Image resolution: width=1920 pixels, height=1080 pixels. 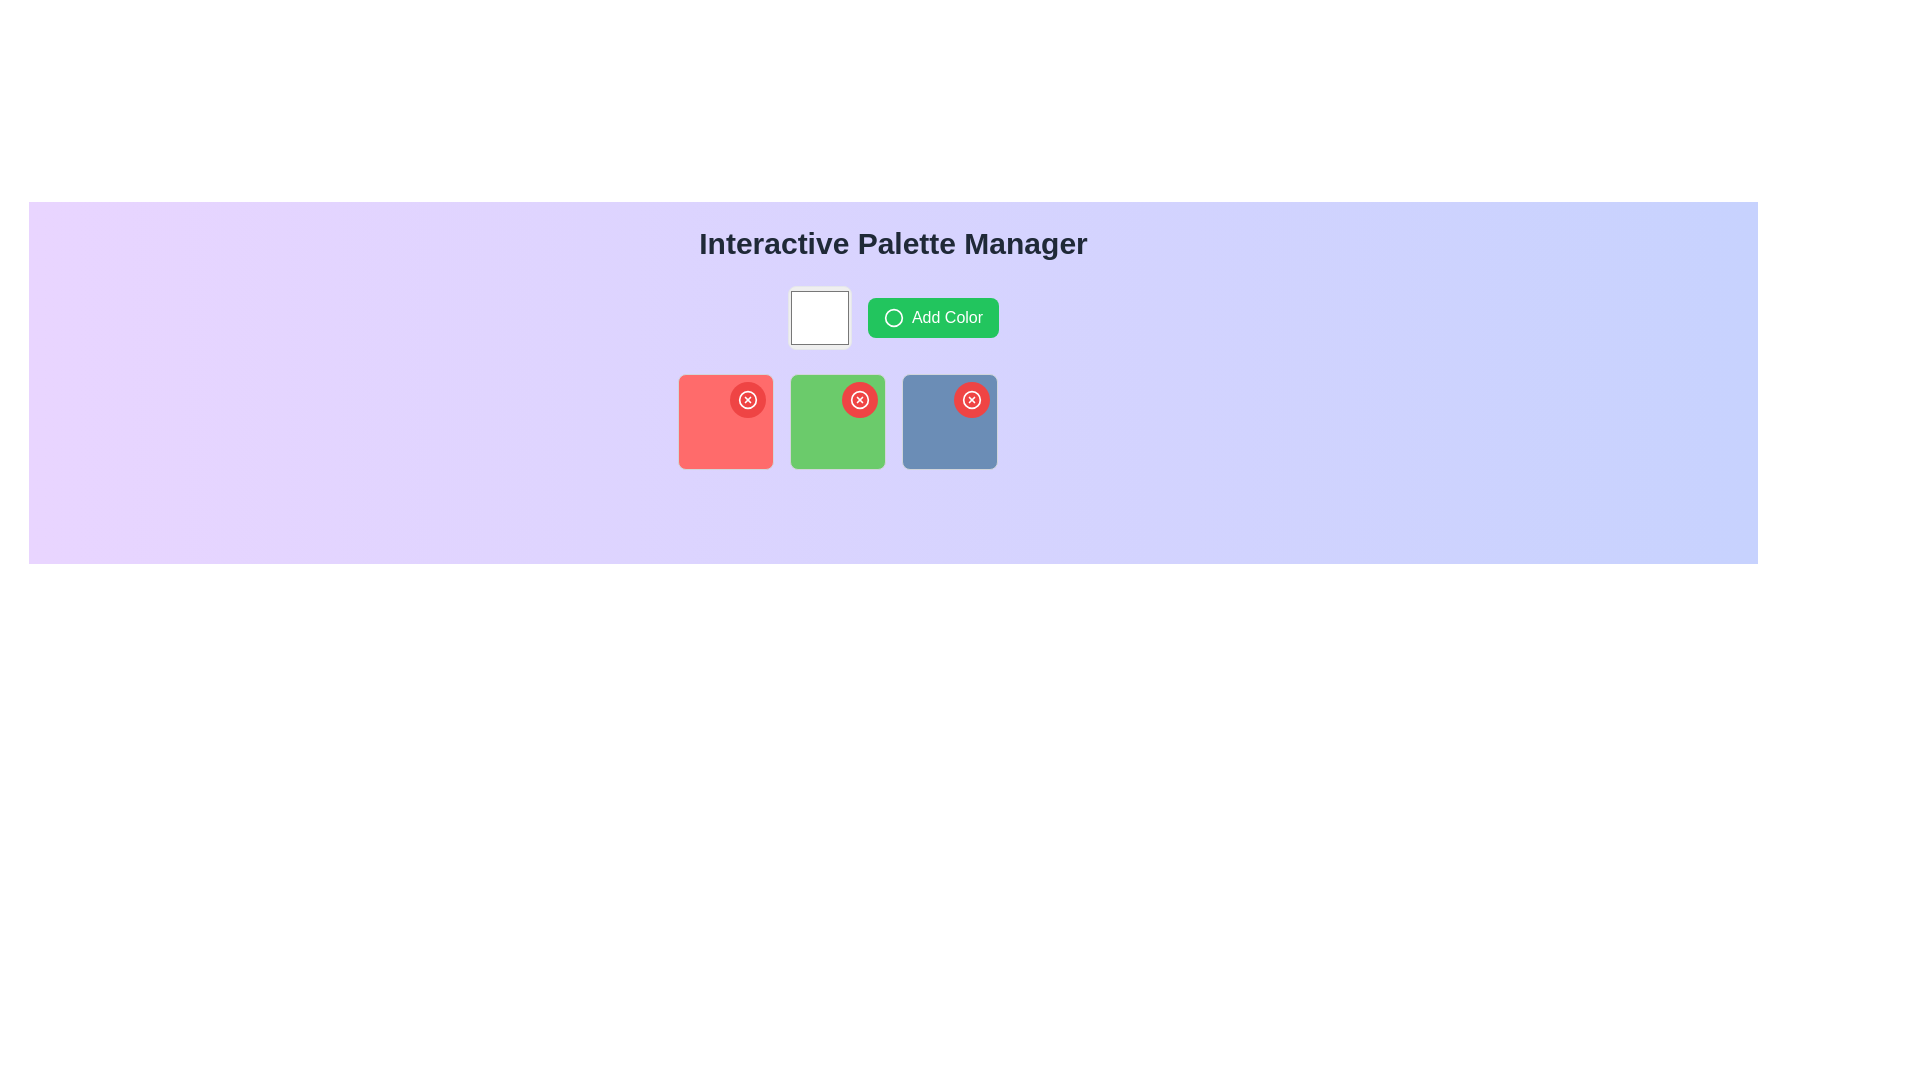 I want to click on the icon button located in the top-right corner of the blue square block, so click(x=971, y=400).